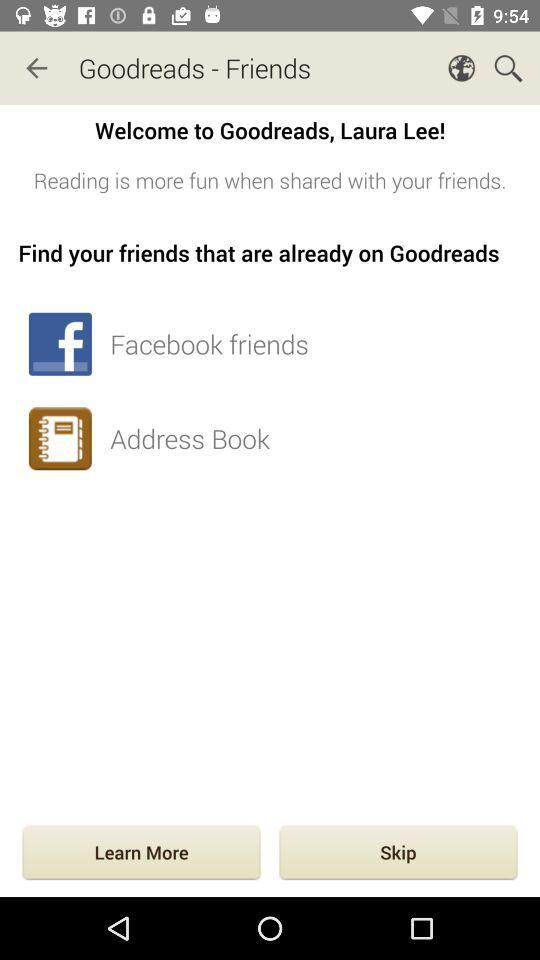 The height and width of the screenshot is (960, 540). What do you see at coordinates (140, 853) in the screenshot?
I see `the icon next to the skip item` at bounding box center [140, 853].